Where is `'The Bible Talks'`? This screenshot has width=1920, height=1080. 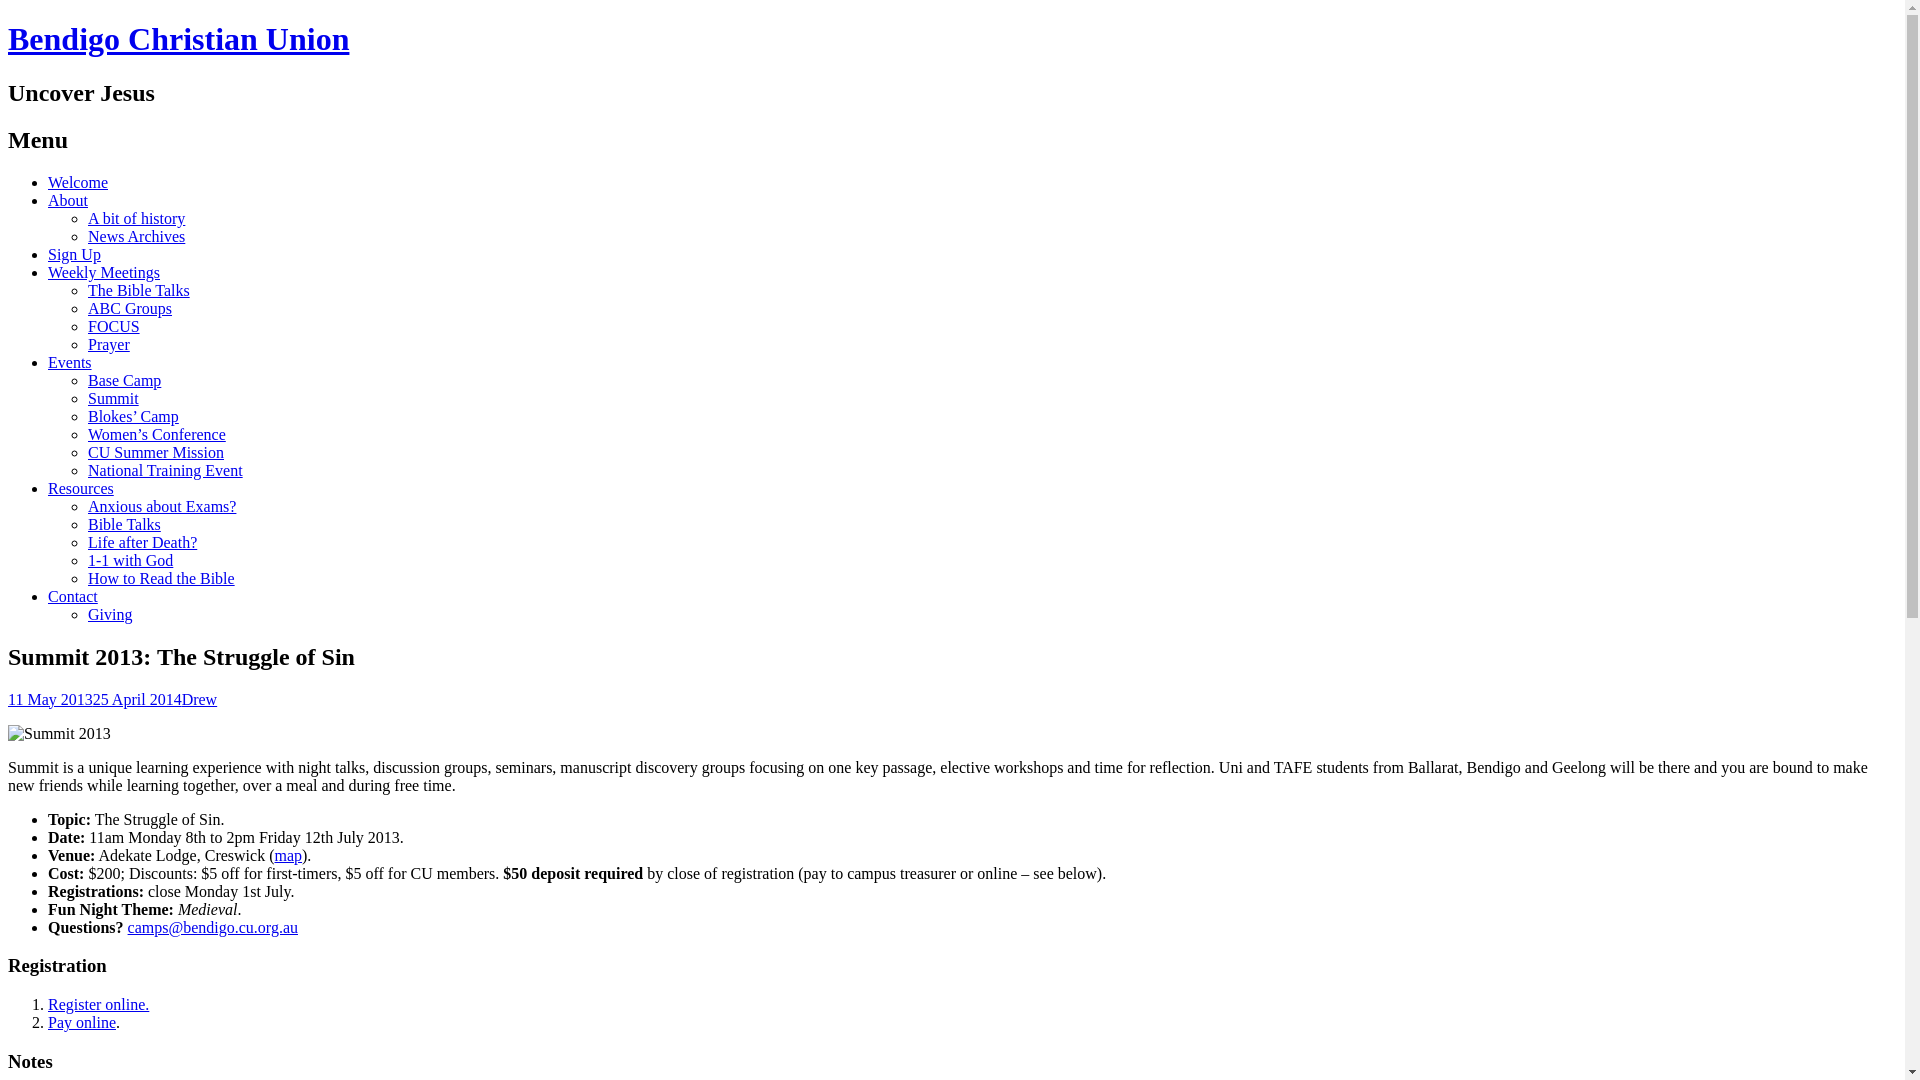
'The Bible Talks' is located at coordinates (138, 290).